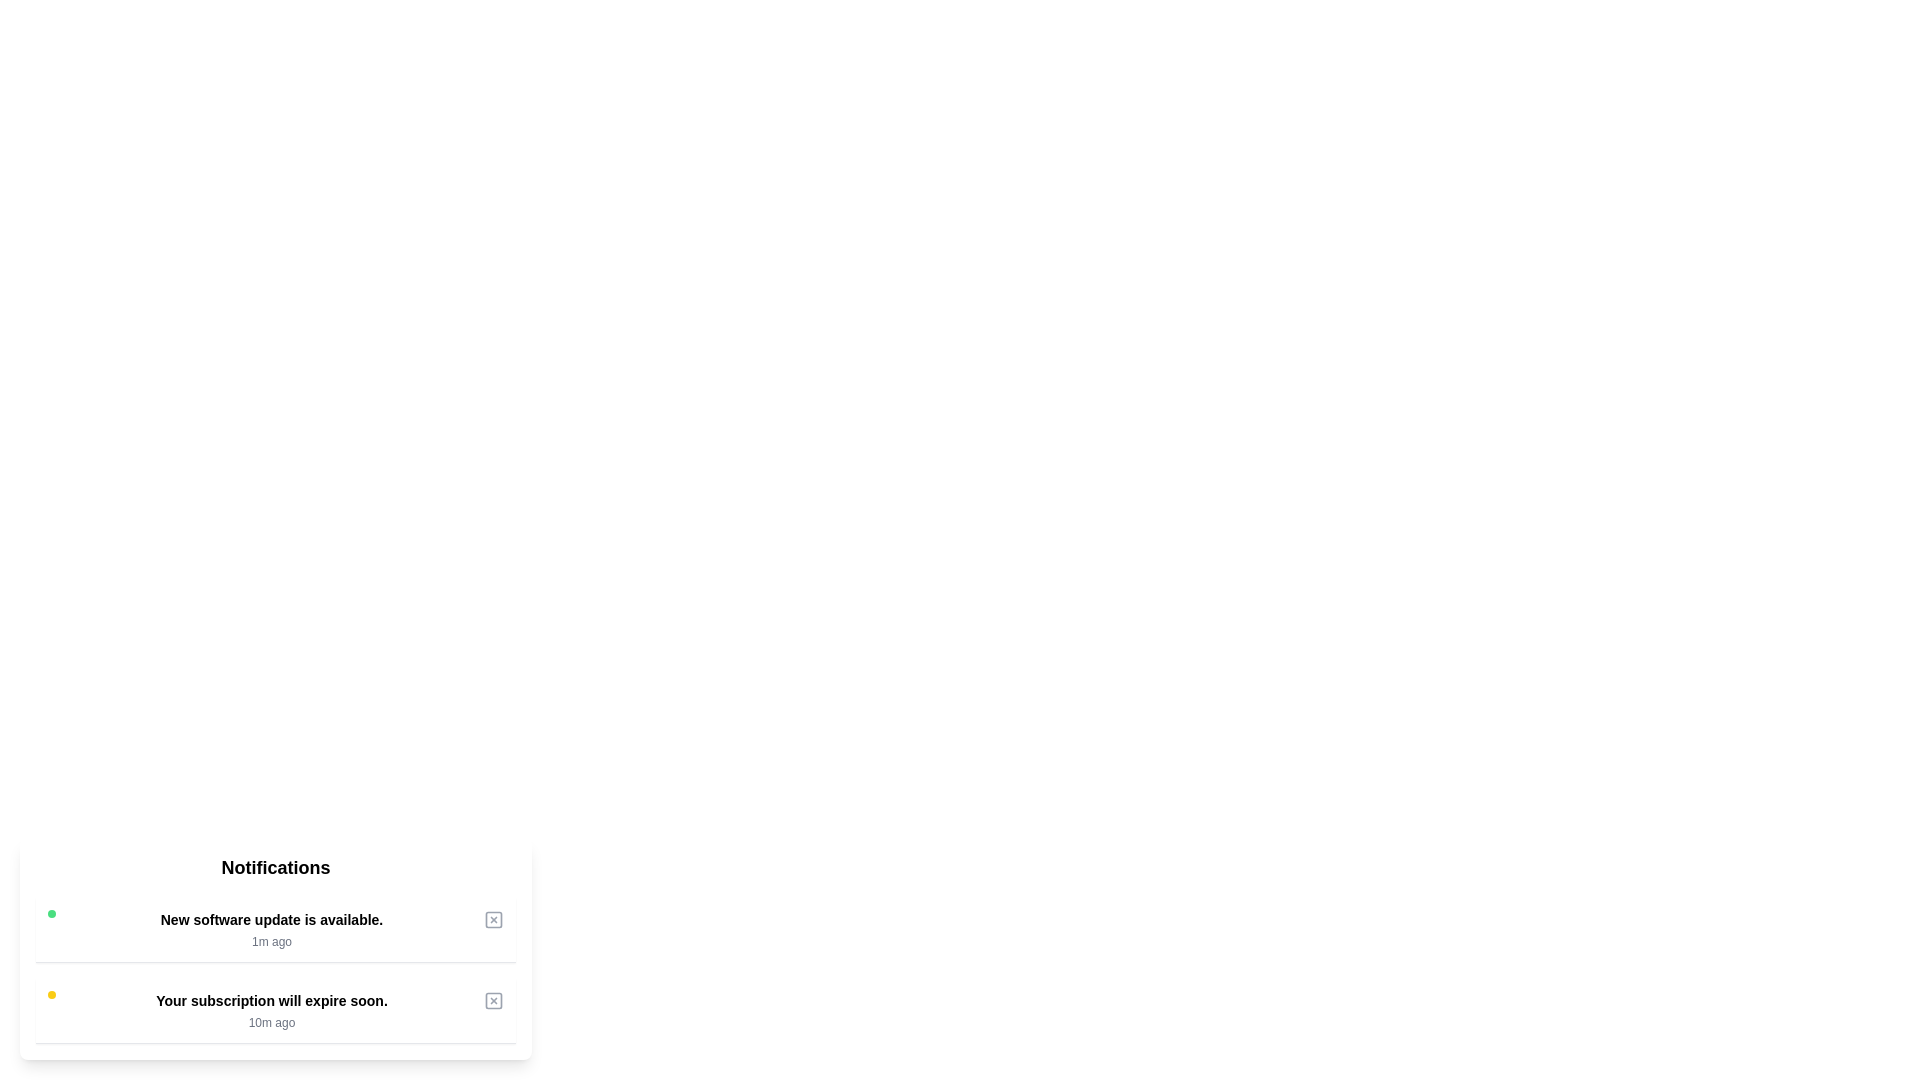  I want to click on the timestamp text label indicating '1 minute ago', which is located below the notification message about the software update, so click(271, 941).